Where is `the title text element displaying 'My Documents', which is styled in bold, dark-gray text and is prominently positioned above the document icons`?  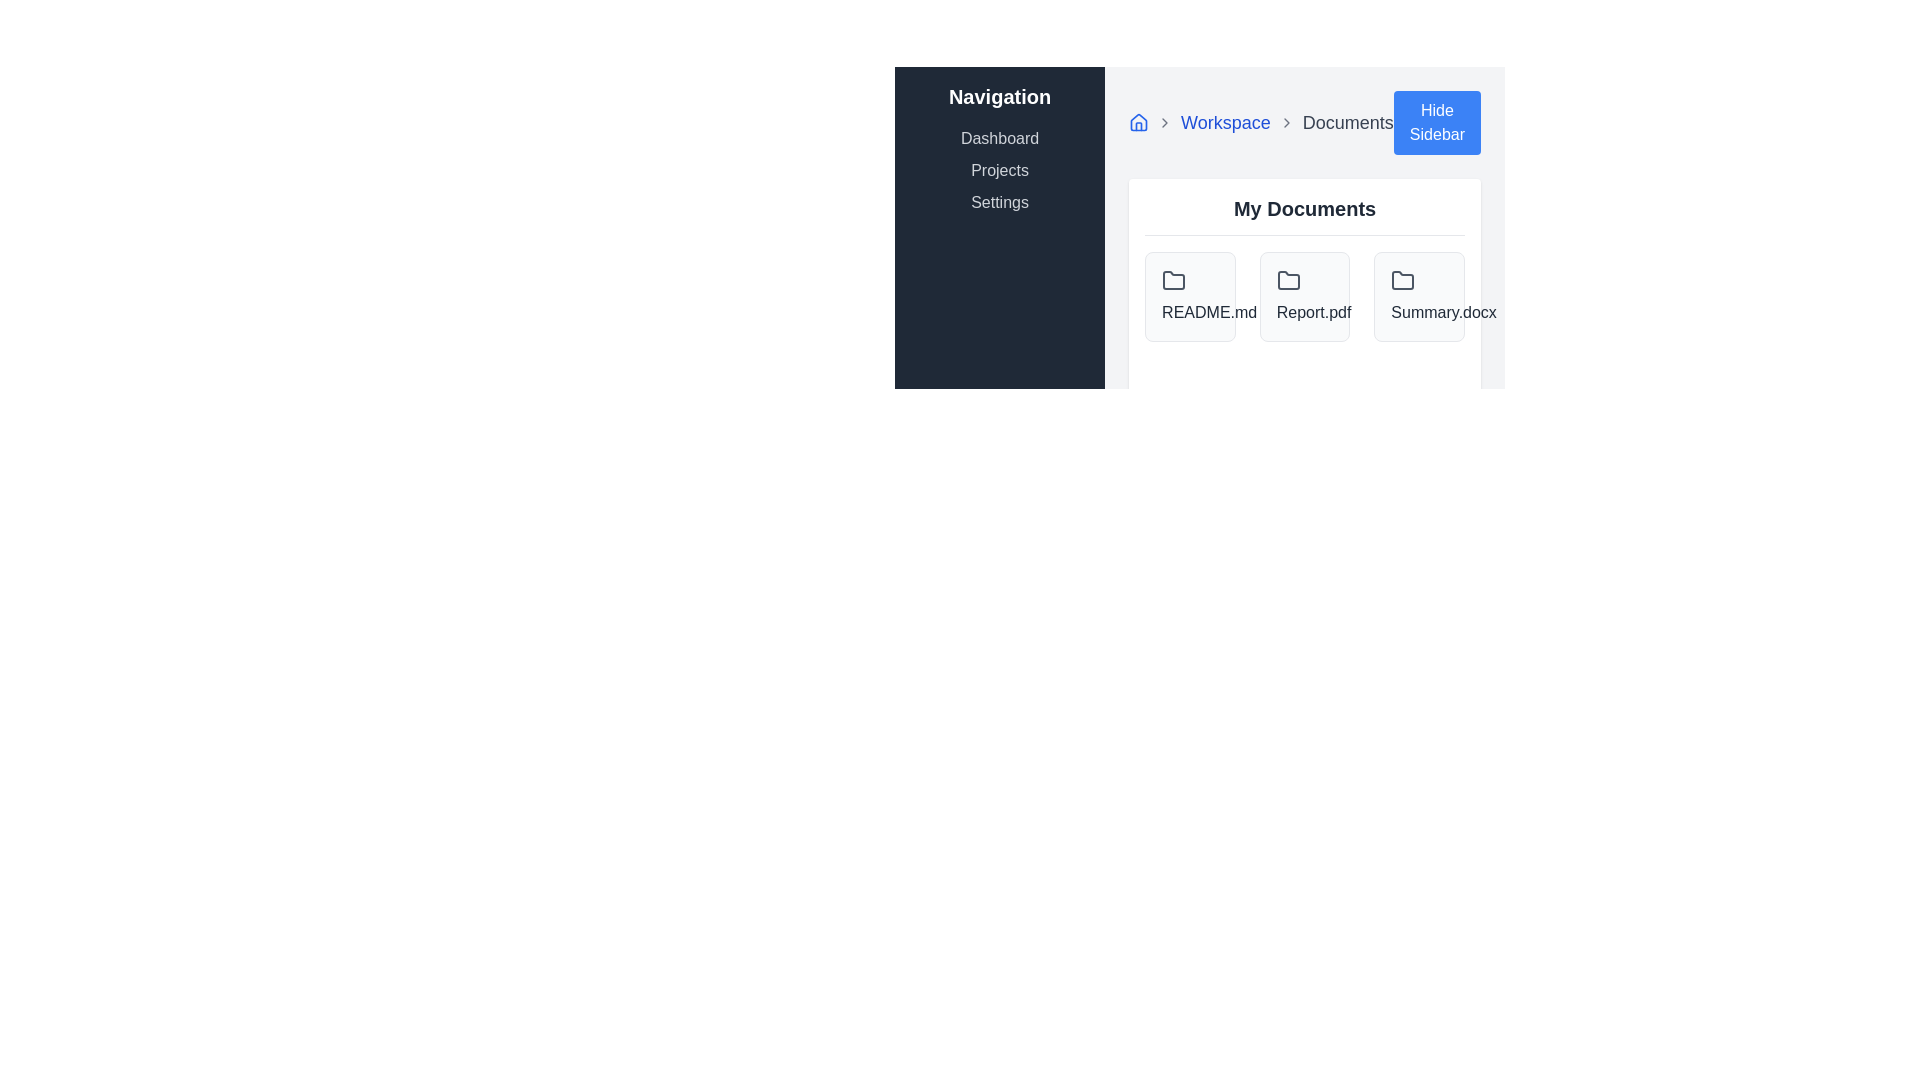
the title text element displaying 'My Documents', which is styled in bold, dark-gray text and is prominently positioned above the document icons is located at coordinates (1305, 215).